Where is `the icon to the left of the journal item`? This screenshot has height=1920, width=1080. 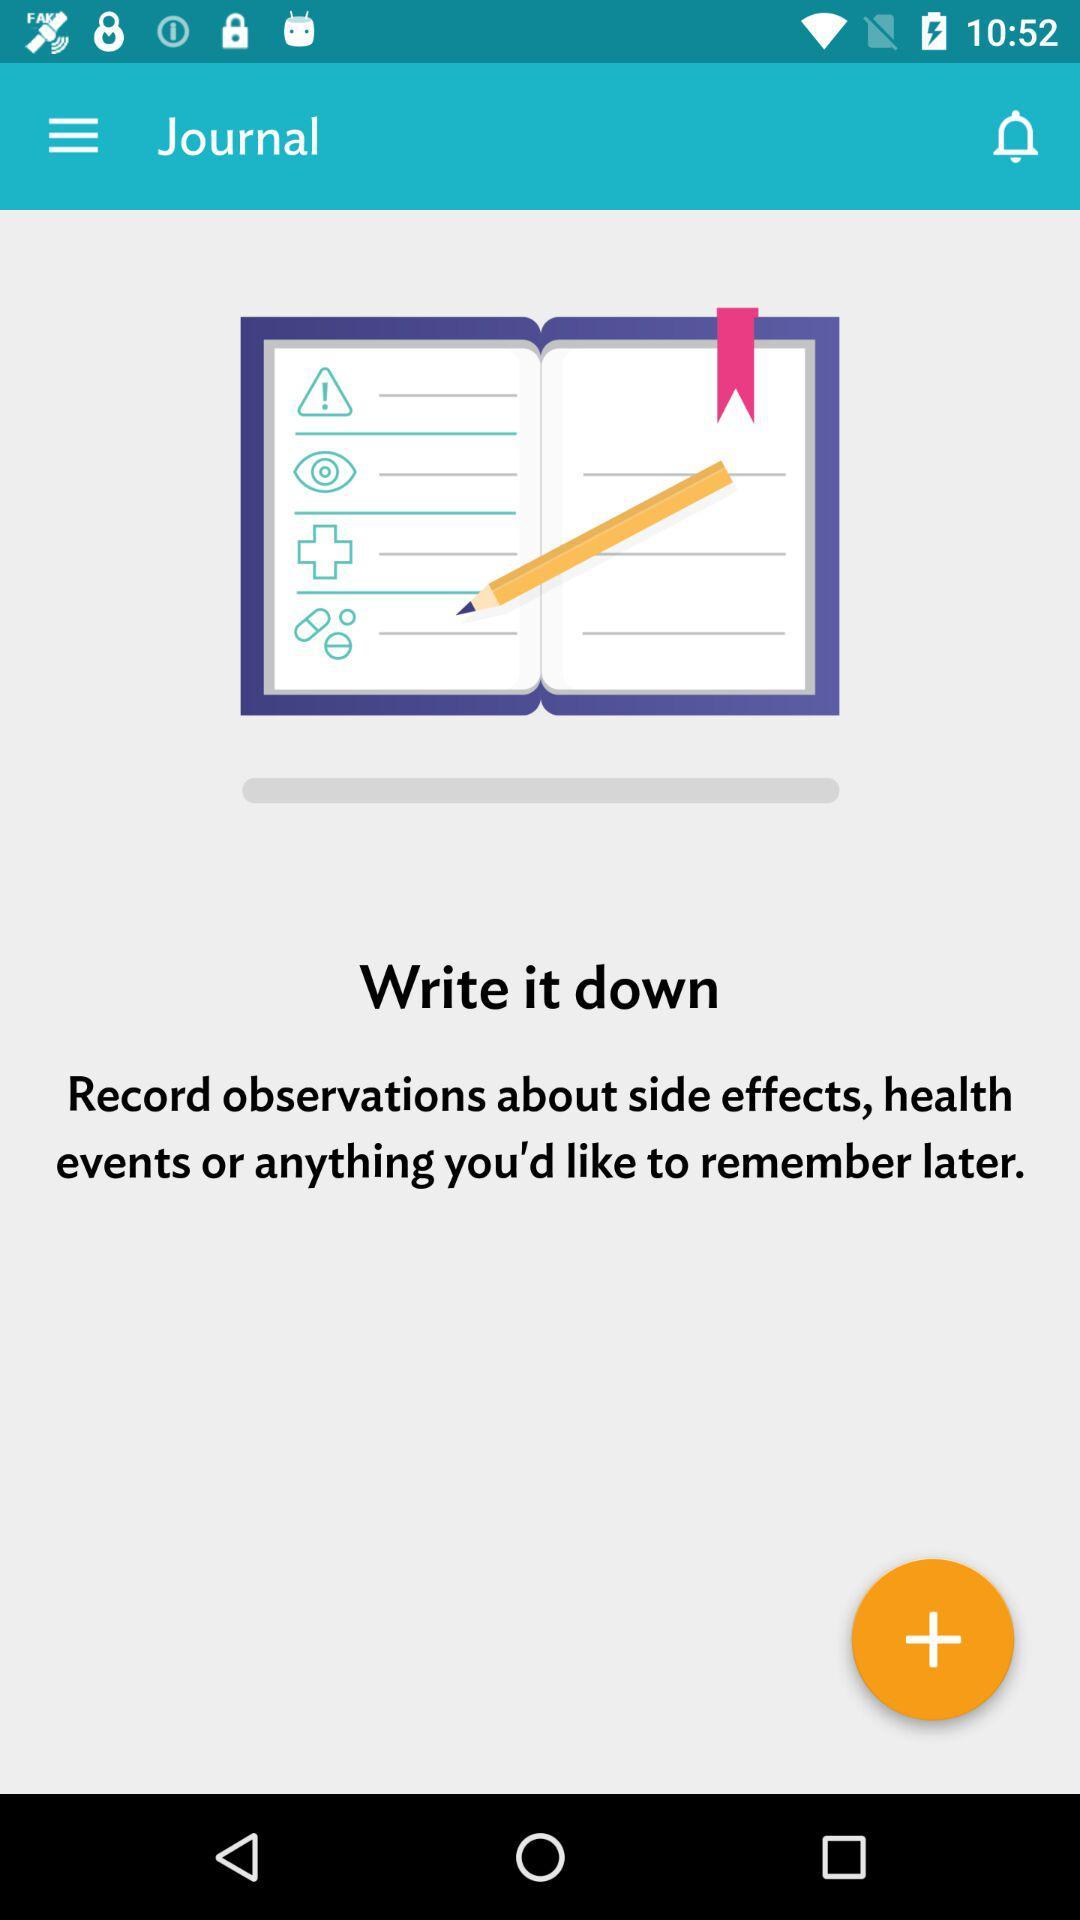 the icon to the left of the journal item is located at coordinates (72, 135).